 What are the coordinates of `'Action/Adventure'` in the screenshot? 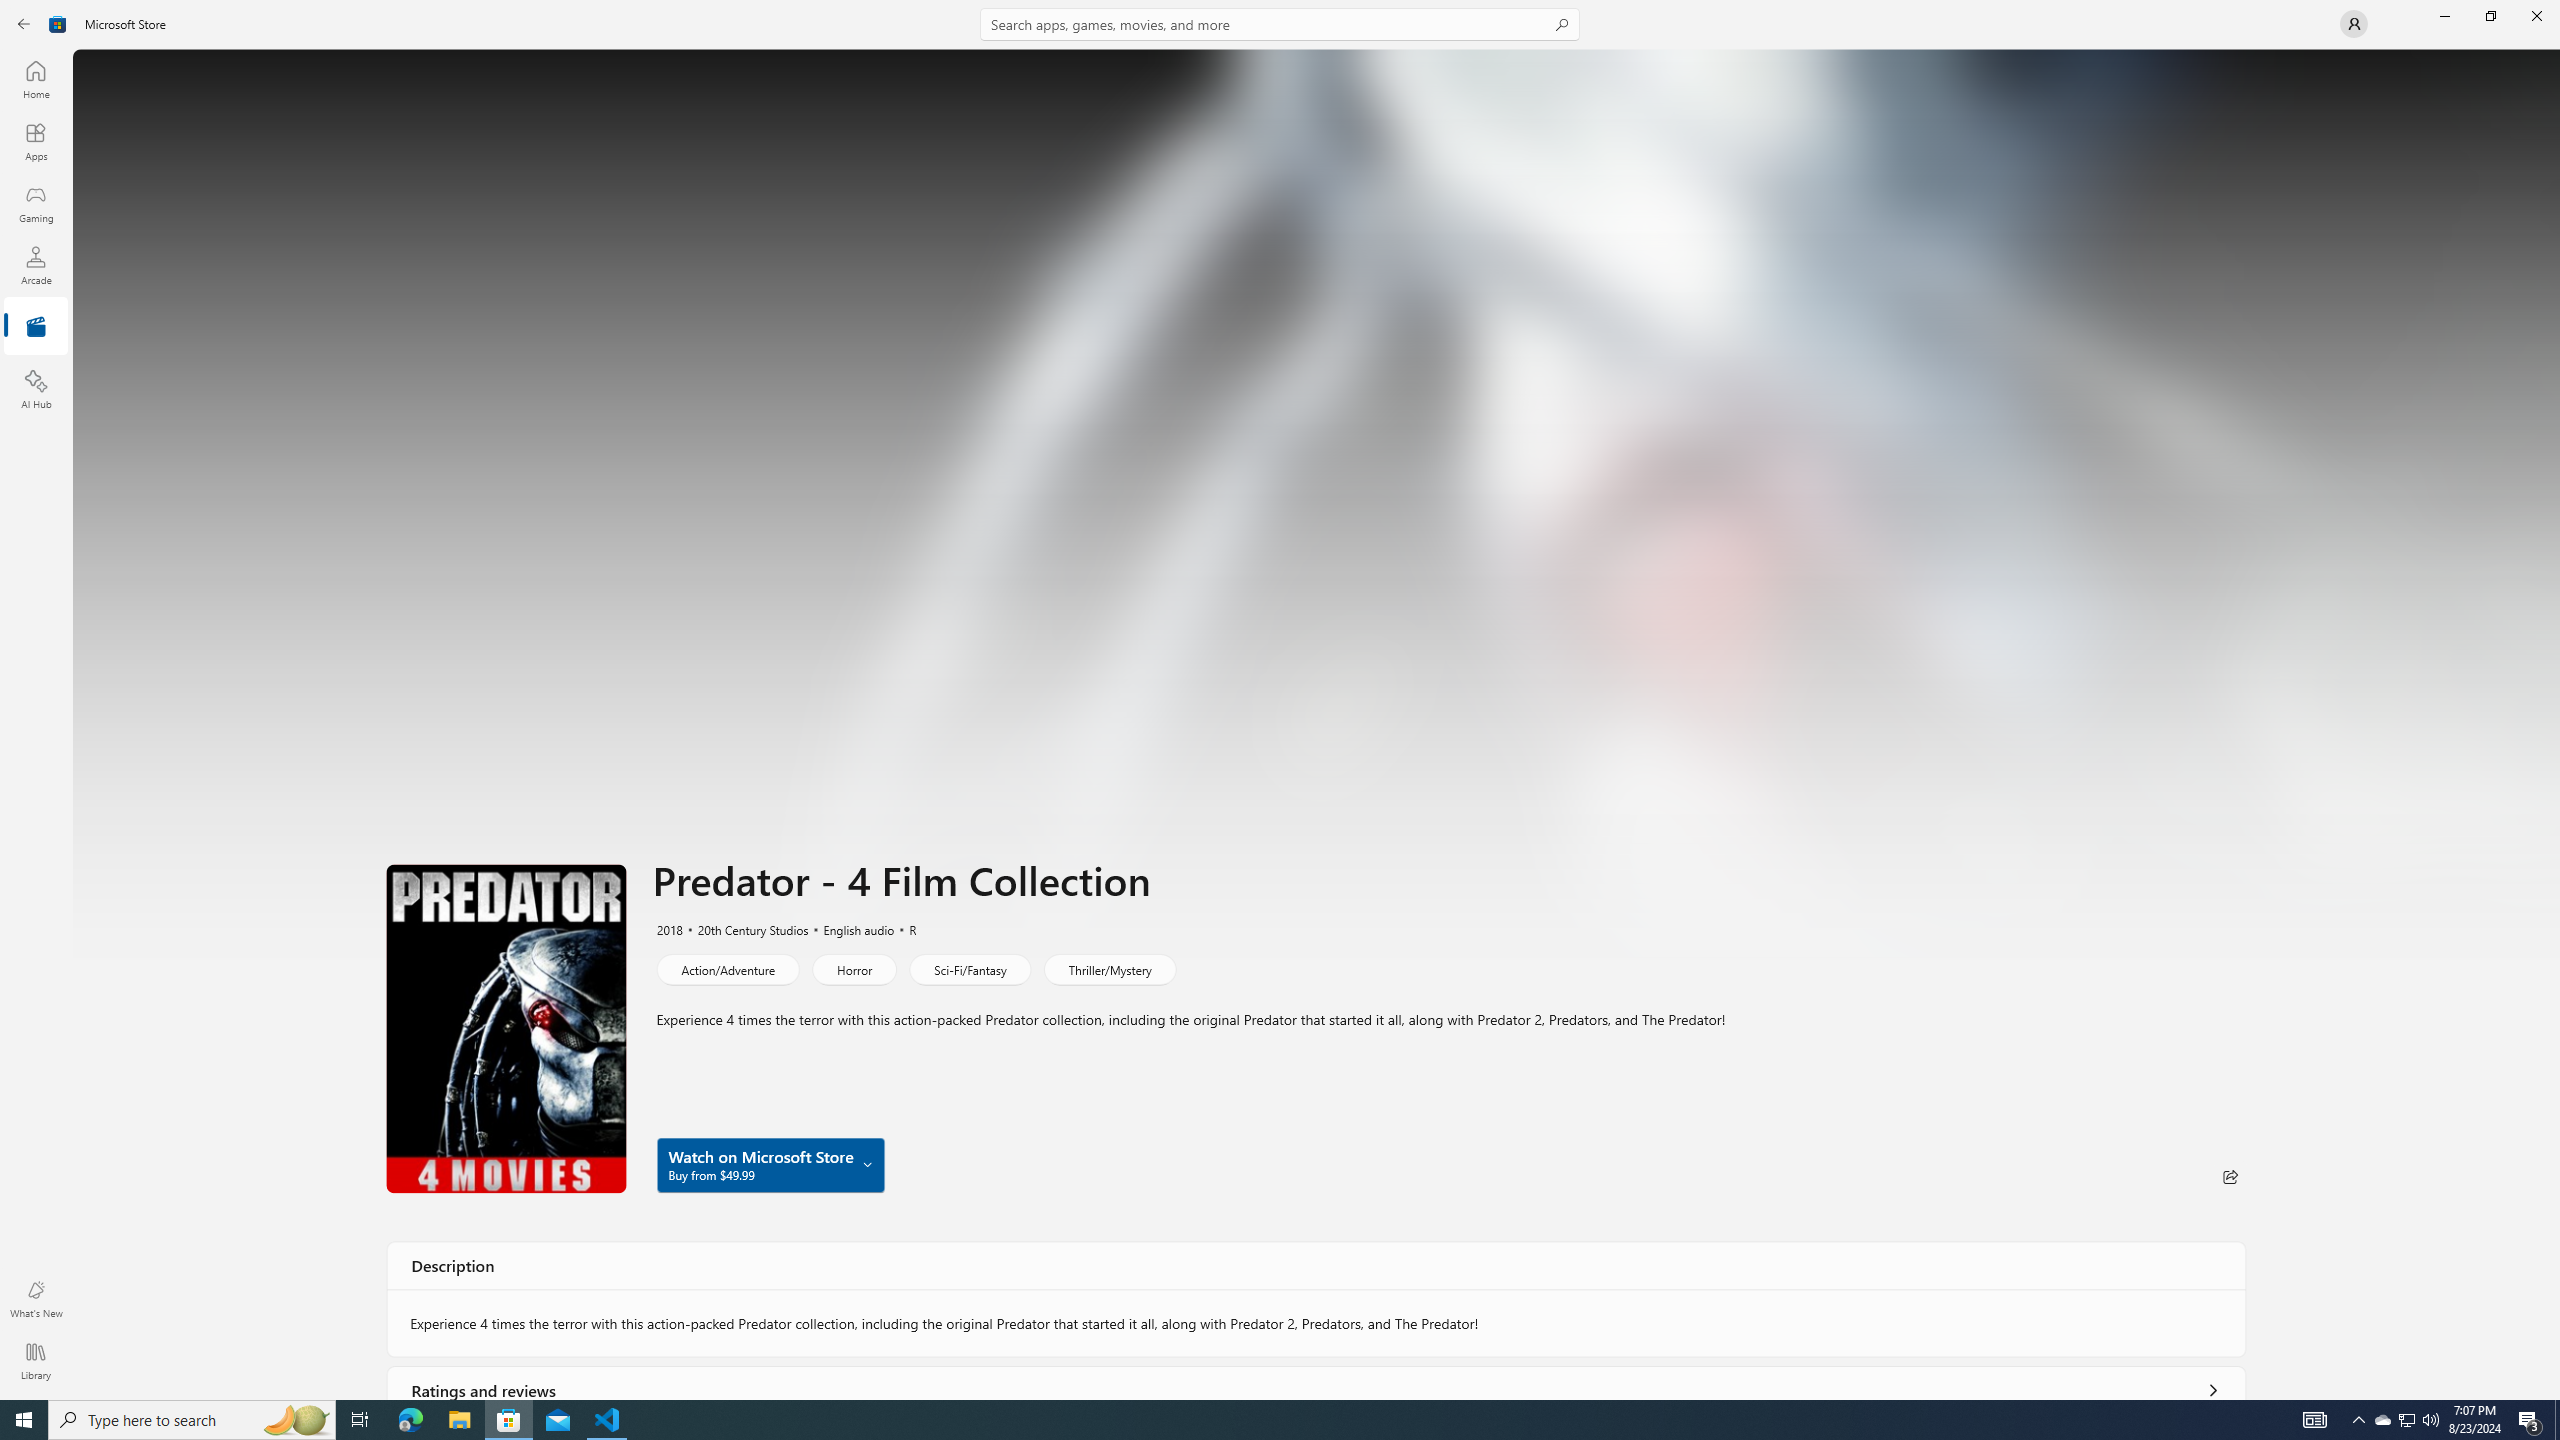 It's located at (726, 968).